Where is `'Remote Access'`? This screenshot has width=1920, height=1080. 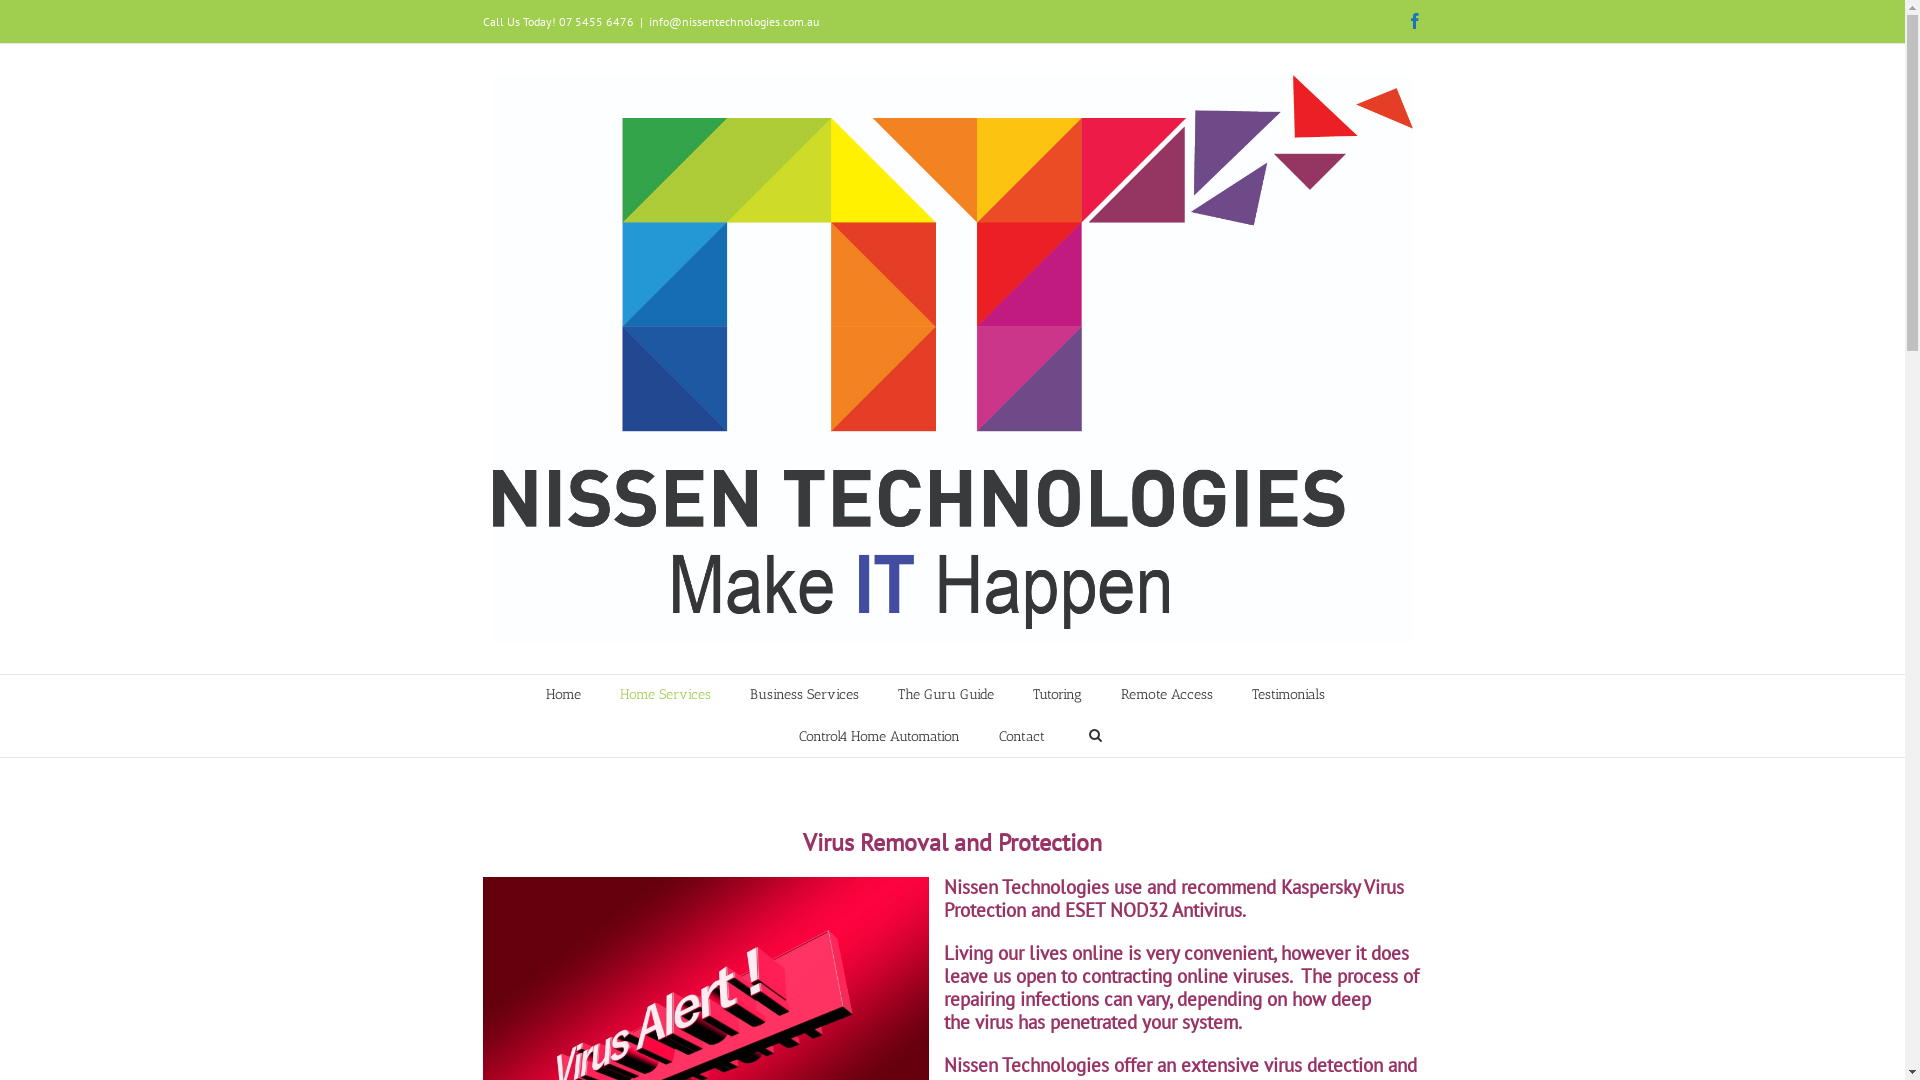 'Remote Access' is located at coordinates (1166, 693).